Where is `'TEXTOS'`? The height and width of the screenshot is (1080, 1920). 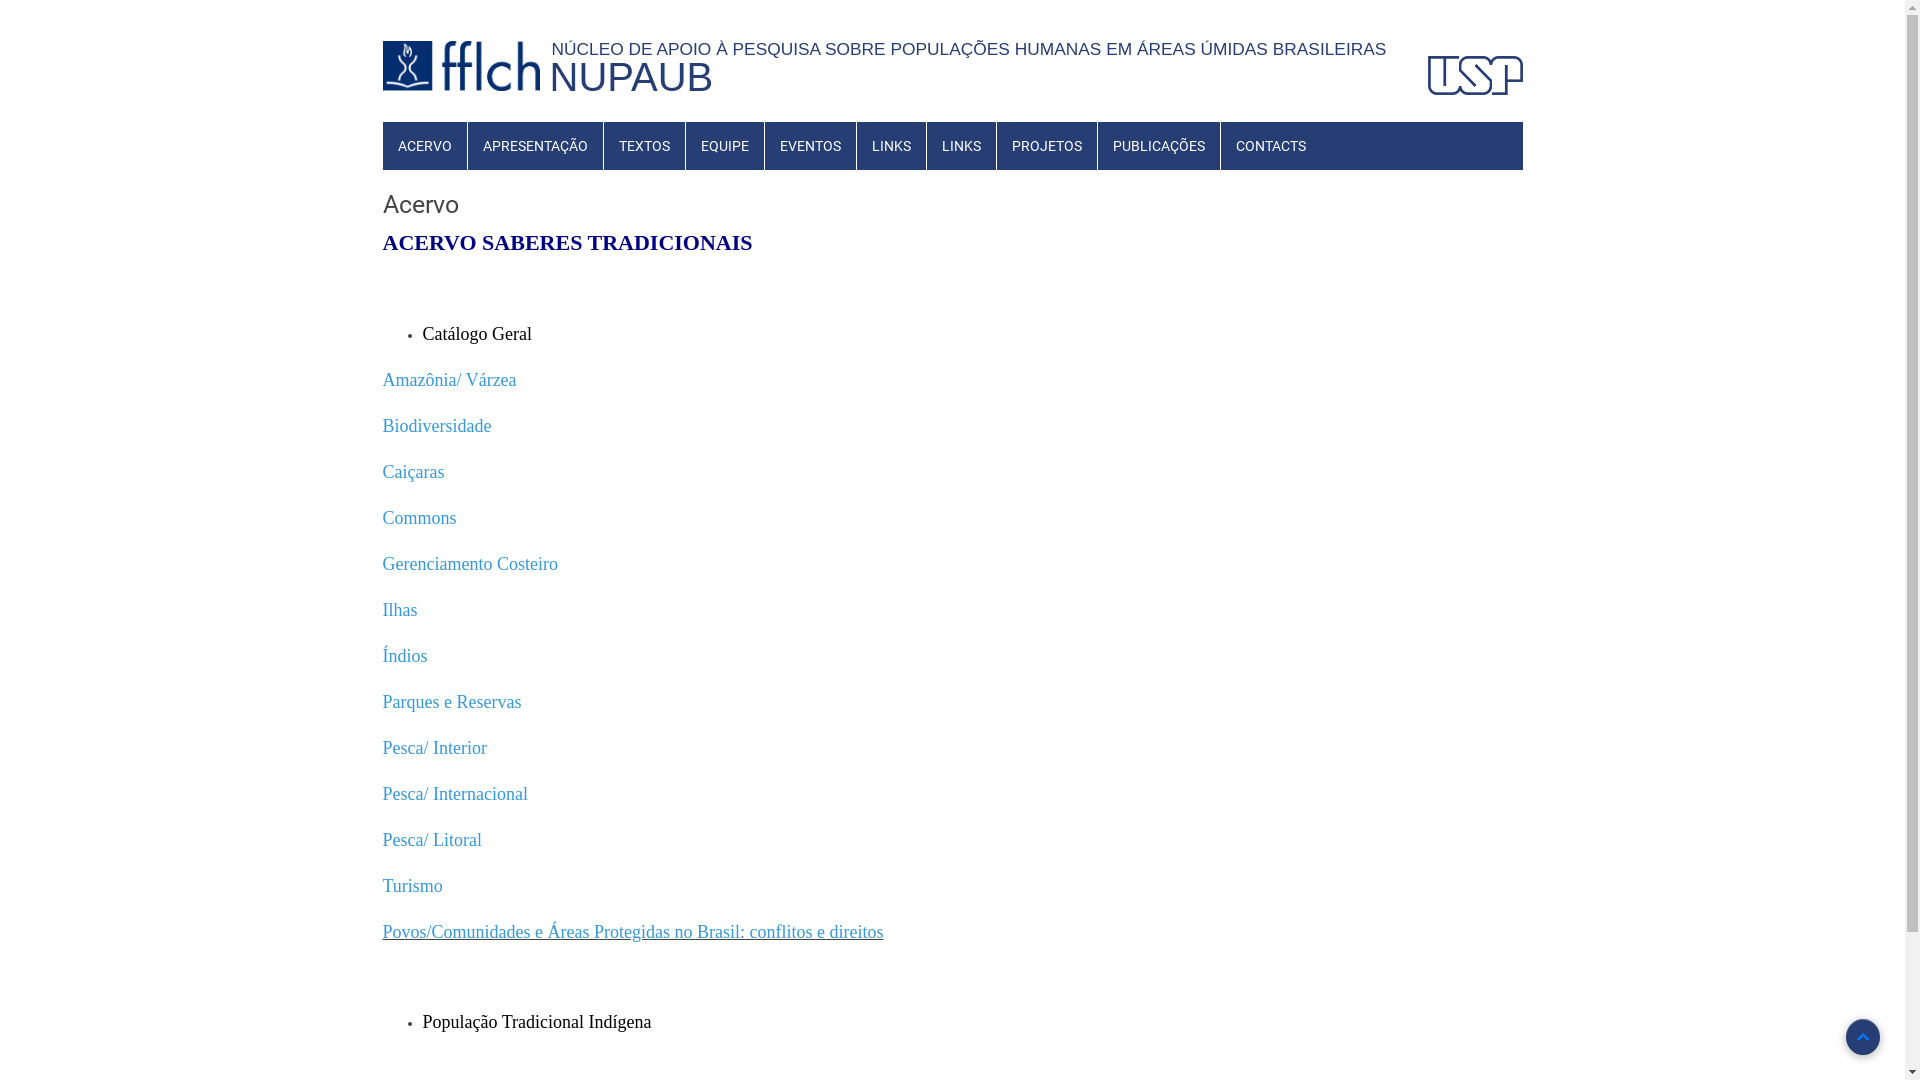 'TEXTOS' is located at coordinates (644, 145).